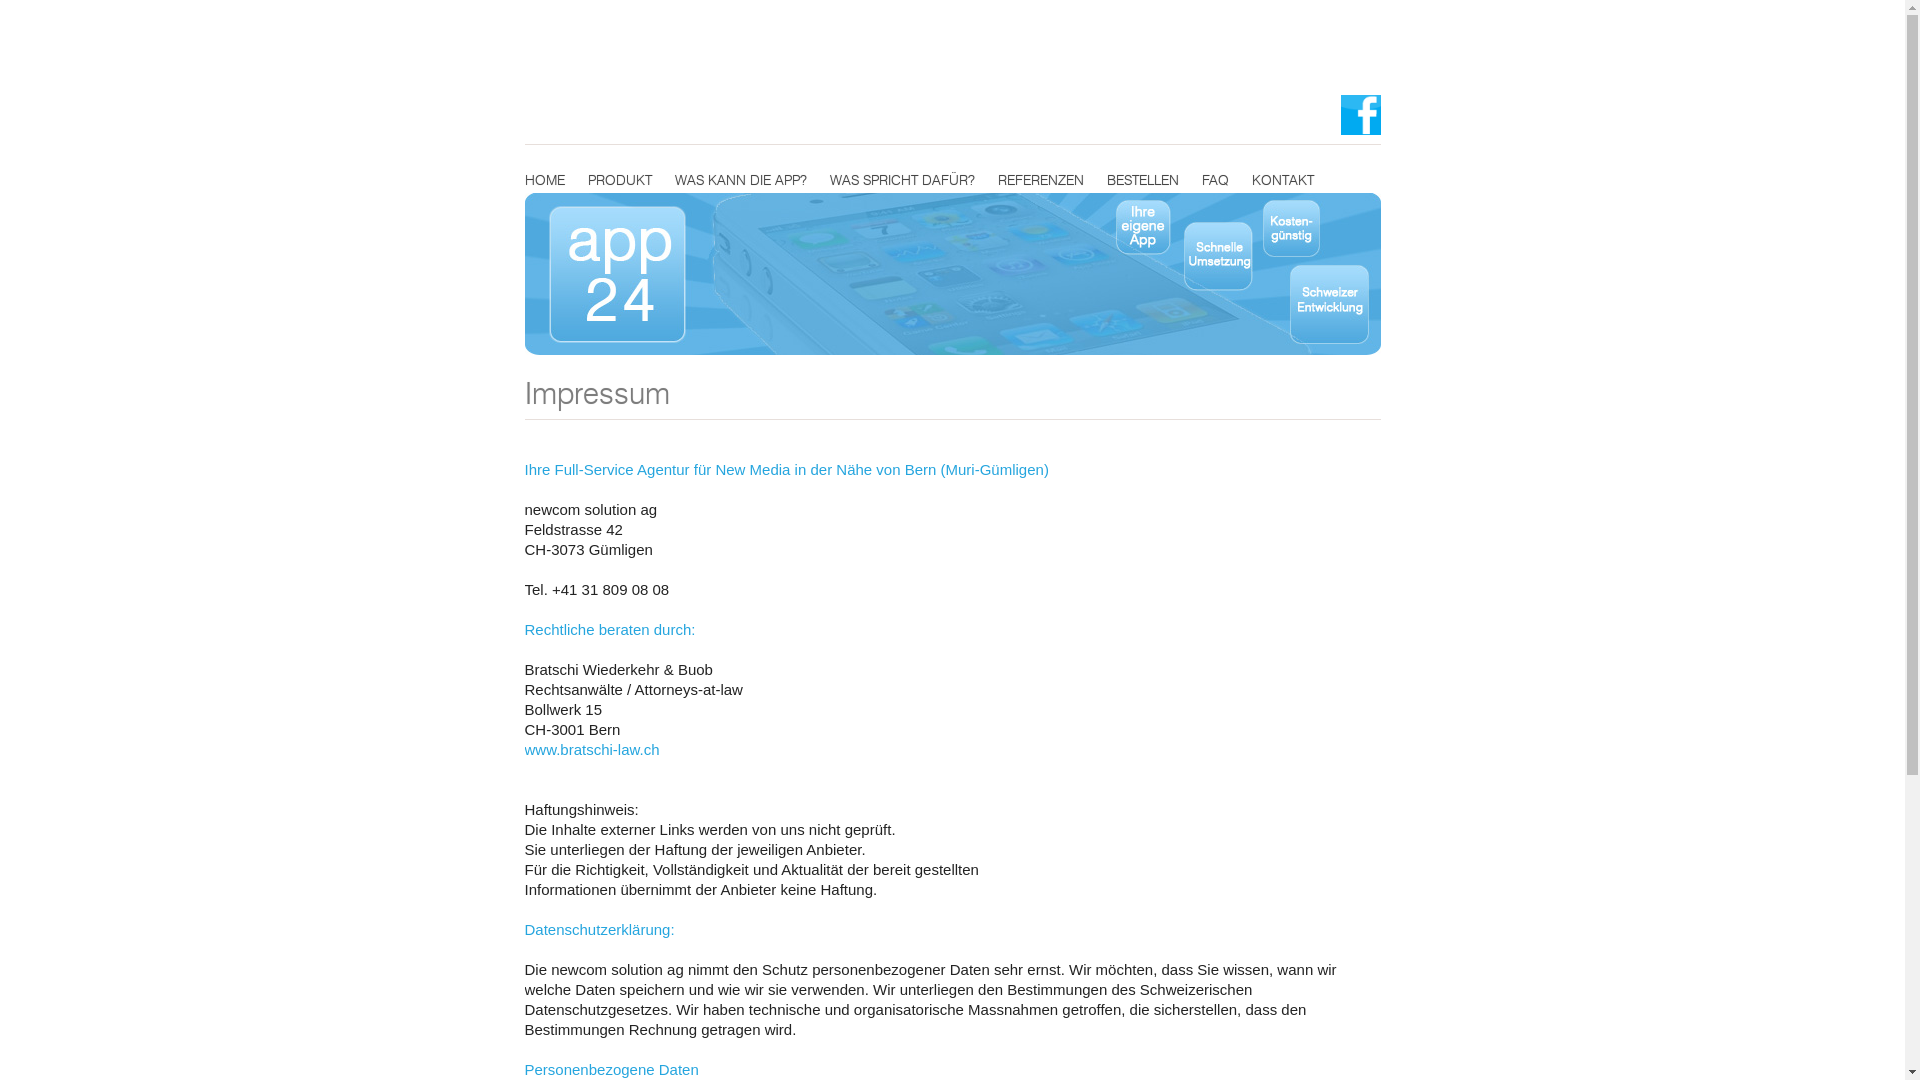 The width and height of the screenshot is (1920, 1080). Describe the element at coordinates (1282, 181) in the screenshot. I see `'KONTAKT'` at that location.